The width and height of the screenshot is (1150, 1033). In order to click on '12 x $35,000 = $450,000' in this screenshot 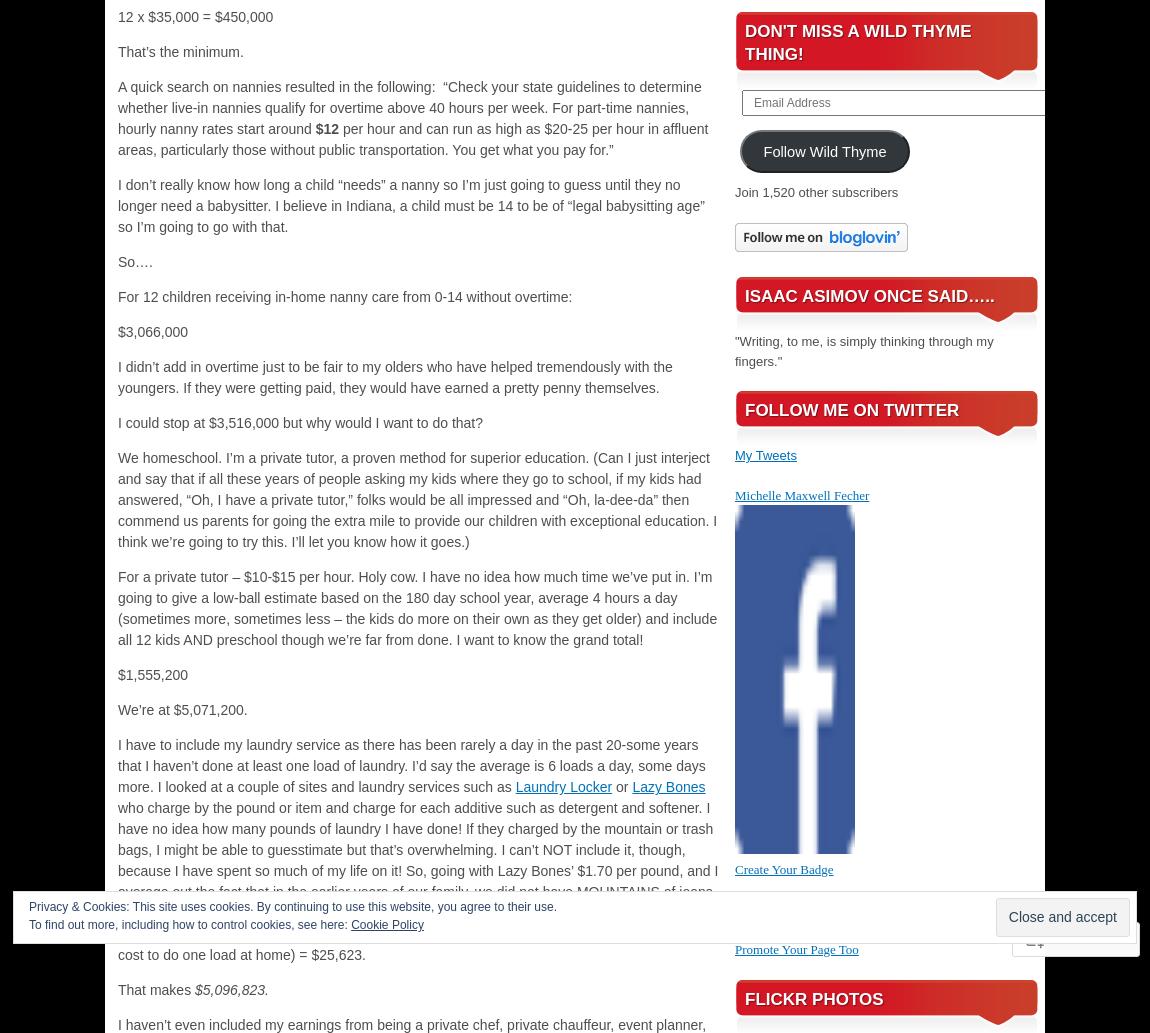, I will do `click(194, 17)`.